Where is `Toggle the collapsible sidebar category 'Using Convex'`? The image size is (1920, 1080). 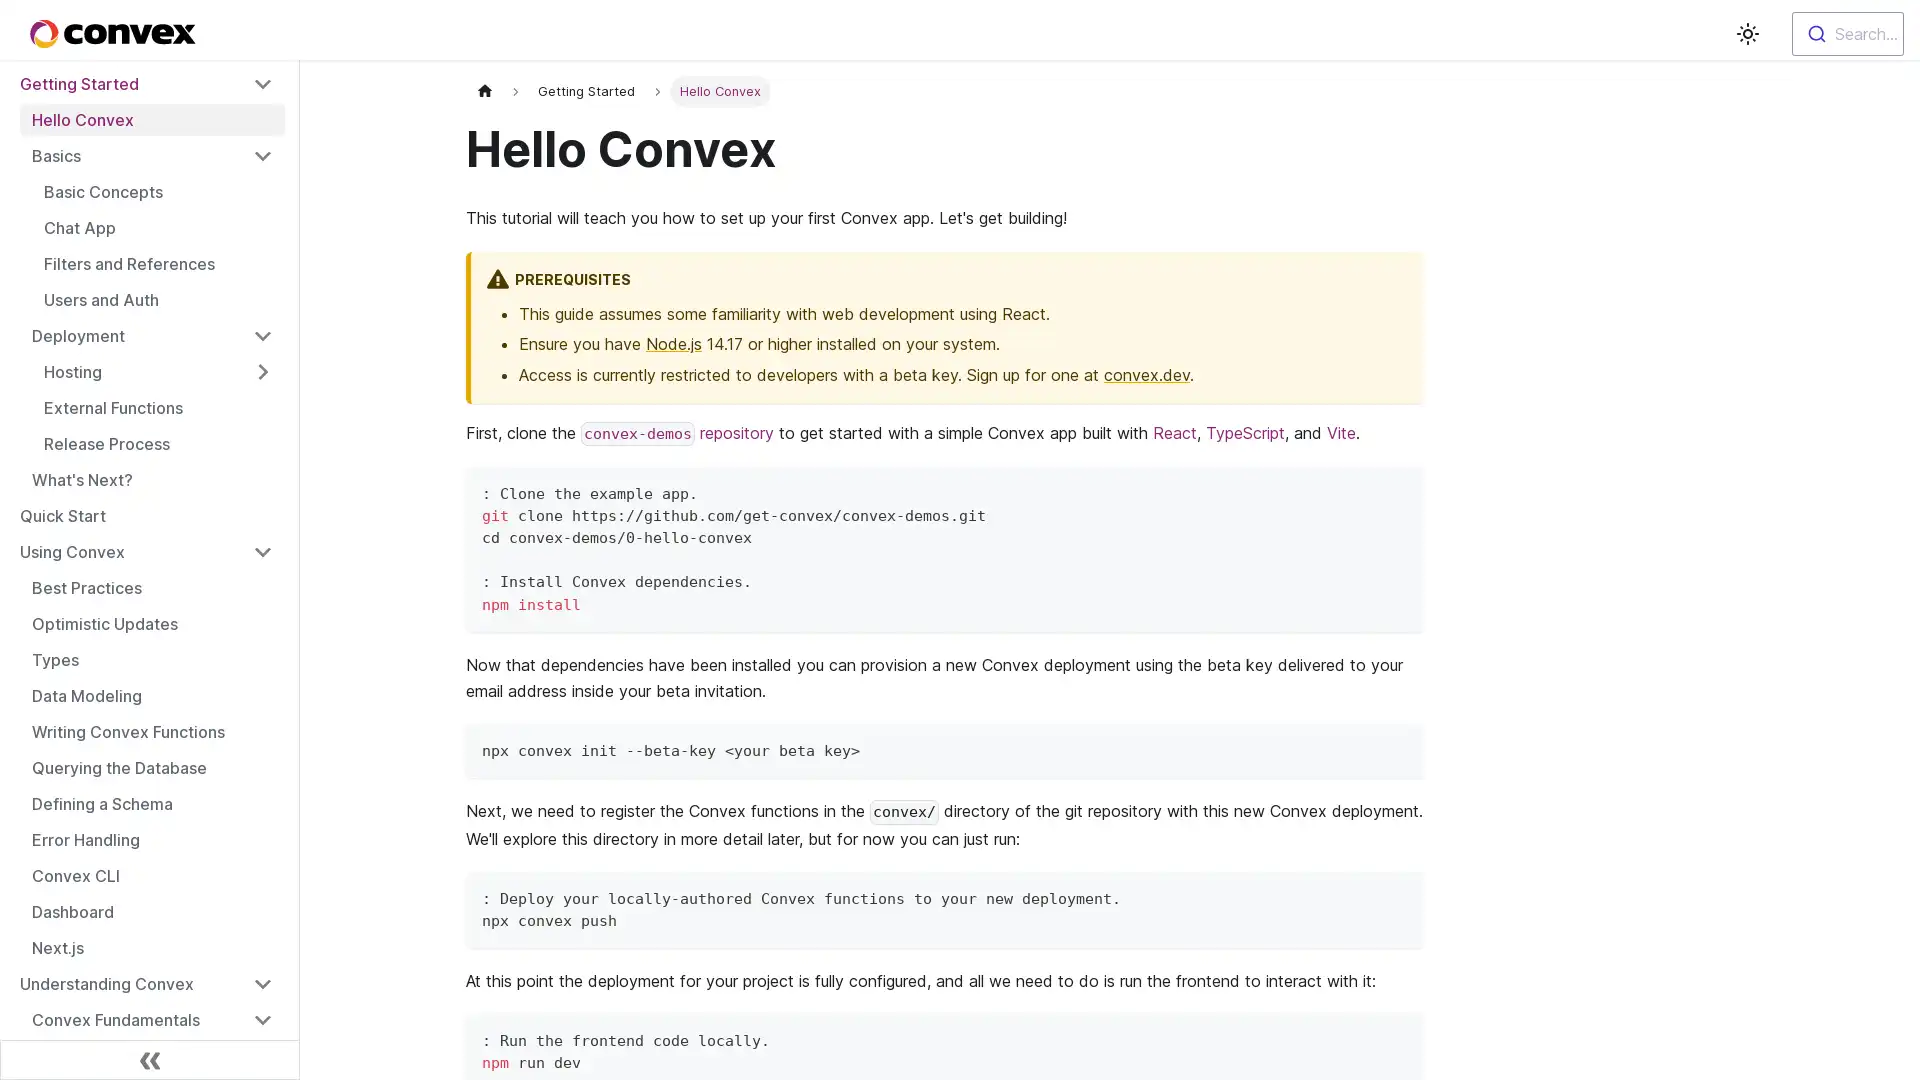
Toggle the collapsible sidebar category 'Using Convex' is located at coordinates (262, 551).